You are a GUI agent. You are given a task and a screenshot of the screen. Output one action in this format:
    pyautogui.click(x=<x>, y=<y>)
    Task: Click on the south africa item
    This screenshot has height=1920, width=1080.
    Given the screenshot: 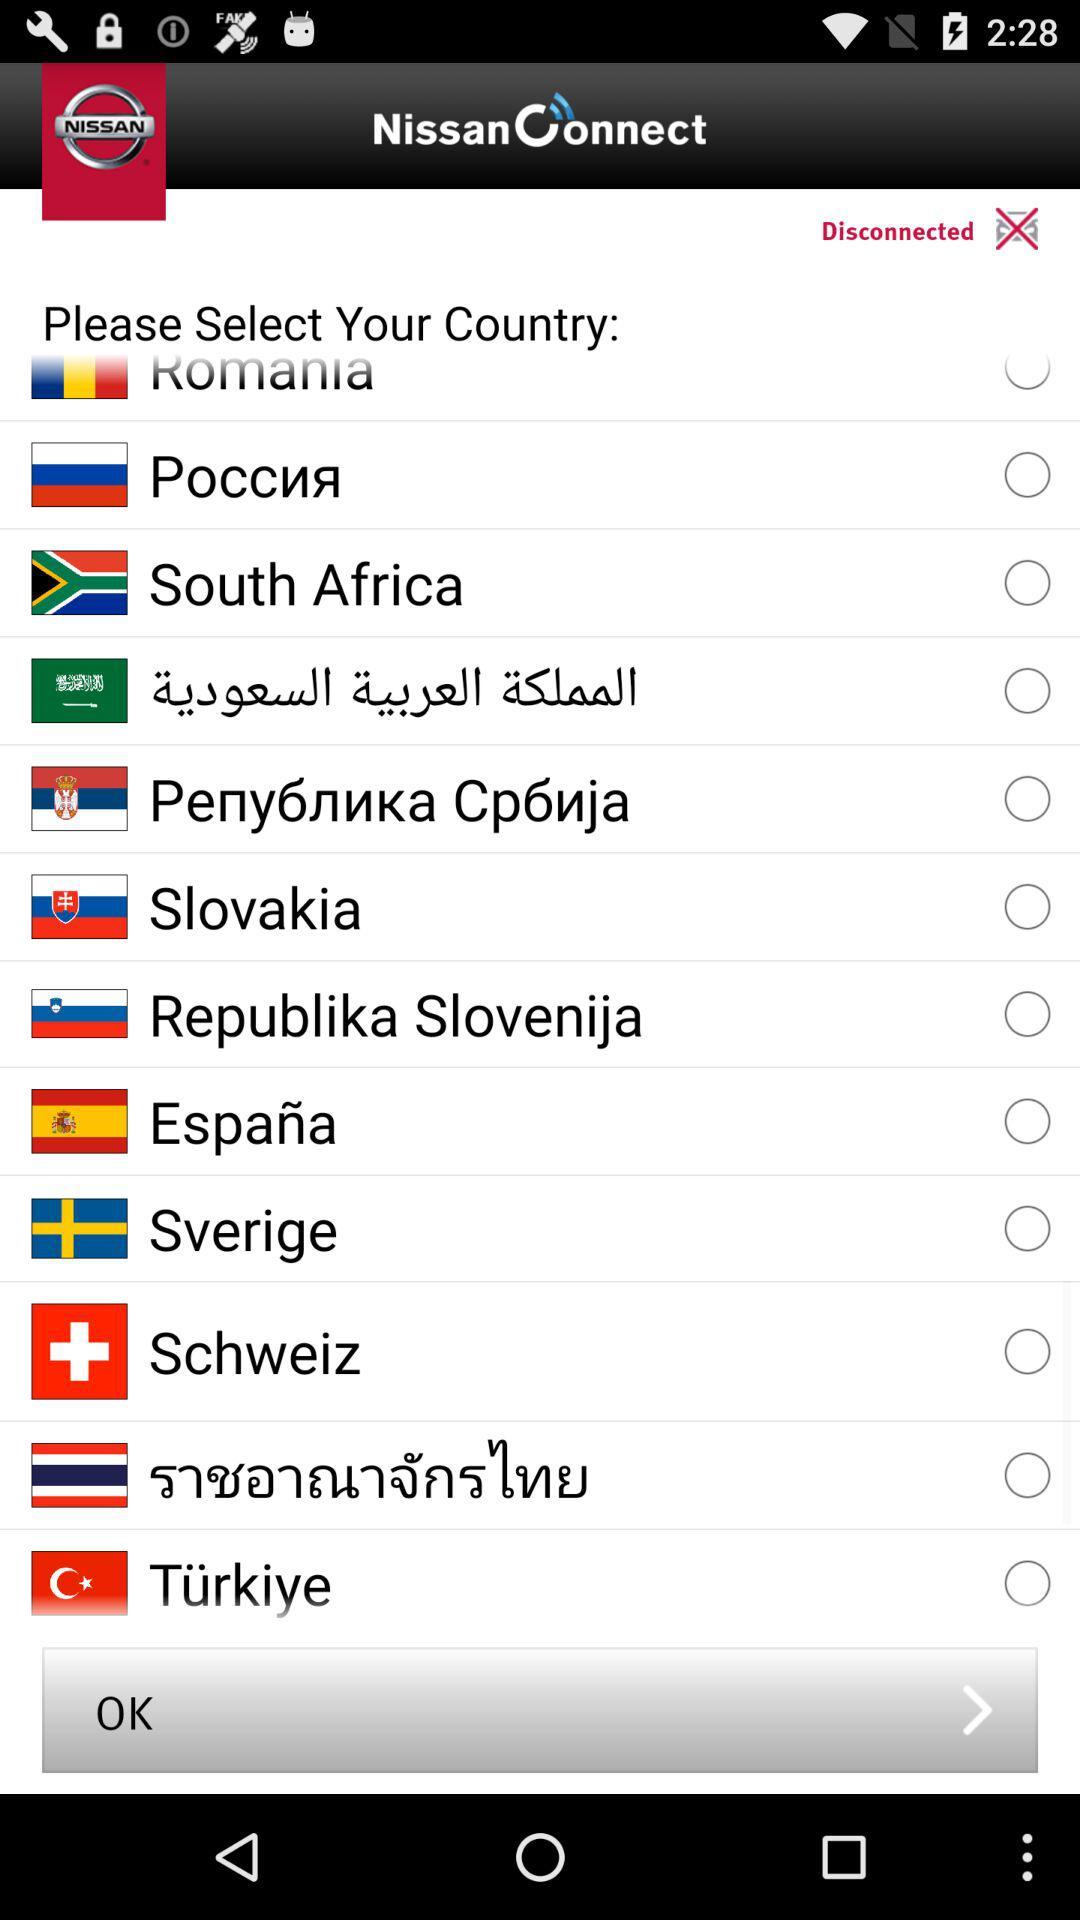 What is the action you would take?
    pyautogui.click(x=567, y=581)
    